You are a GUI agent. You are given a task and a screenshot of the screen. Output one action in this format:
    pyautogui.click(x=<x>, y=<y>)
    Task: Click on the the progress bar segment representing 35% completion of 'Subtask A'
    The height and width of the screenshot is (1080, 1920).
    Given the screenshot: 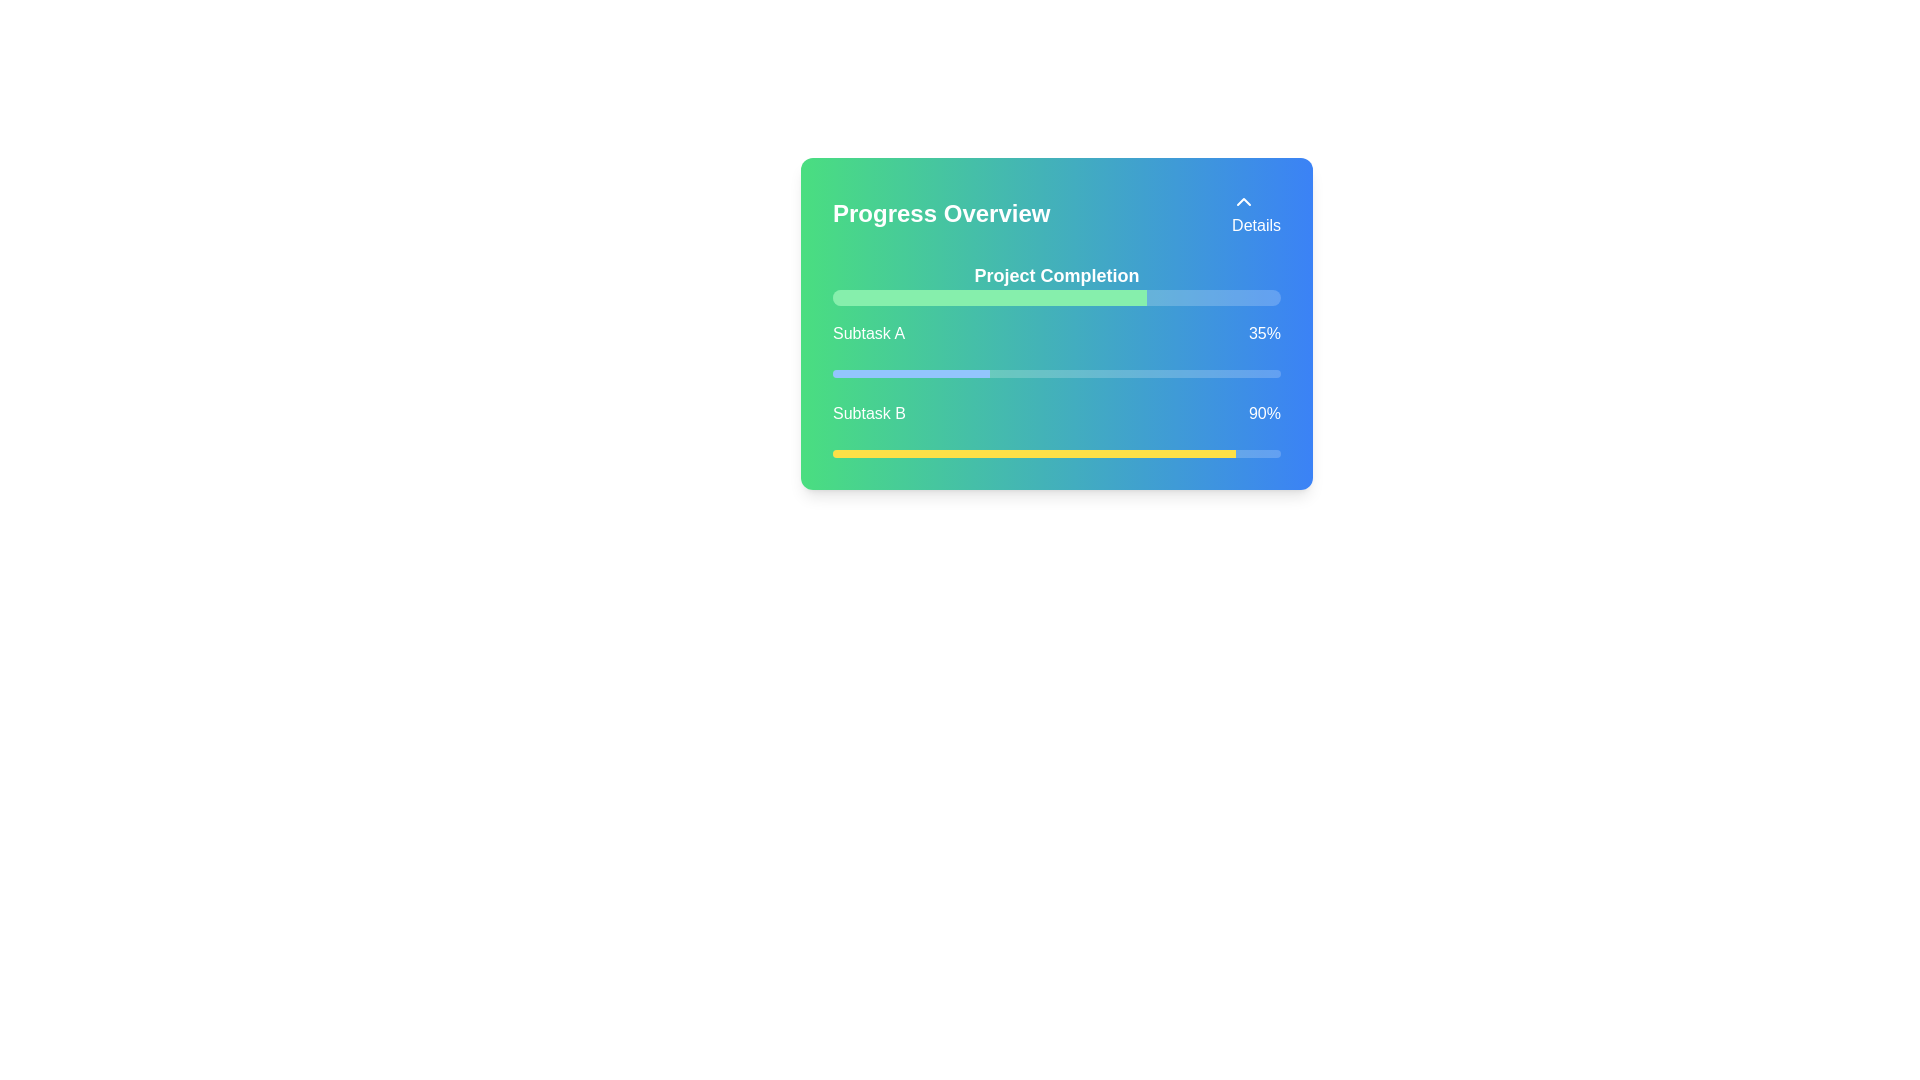 What is the action you would take?
    pyautogui.click(x=910, y=374)
    